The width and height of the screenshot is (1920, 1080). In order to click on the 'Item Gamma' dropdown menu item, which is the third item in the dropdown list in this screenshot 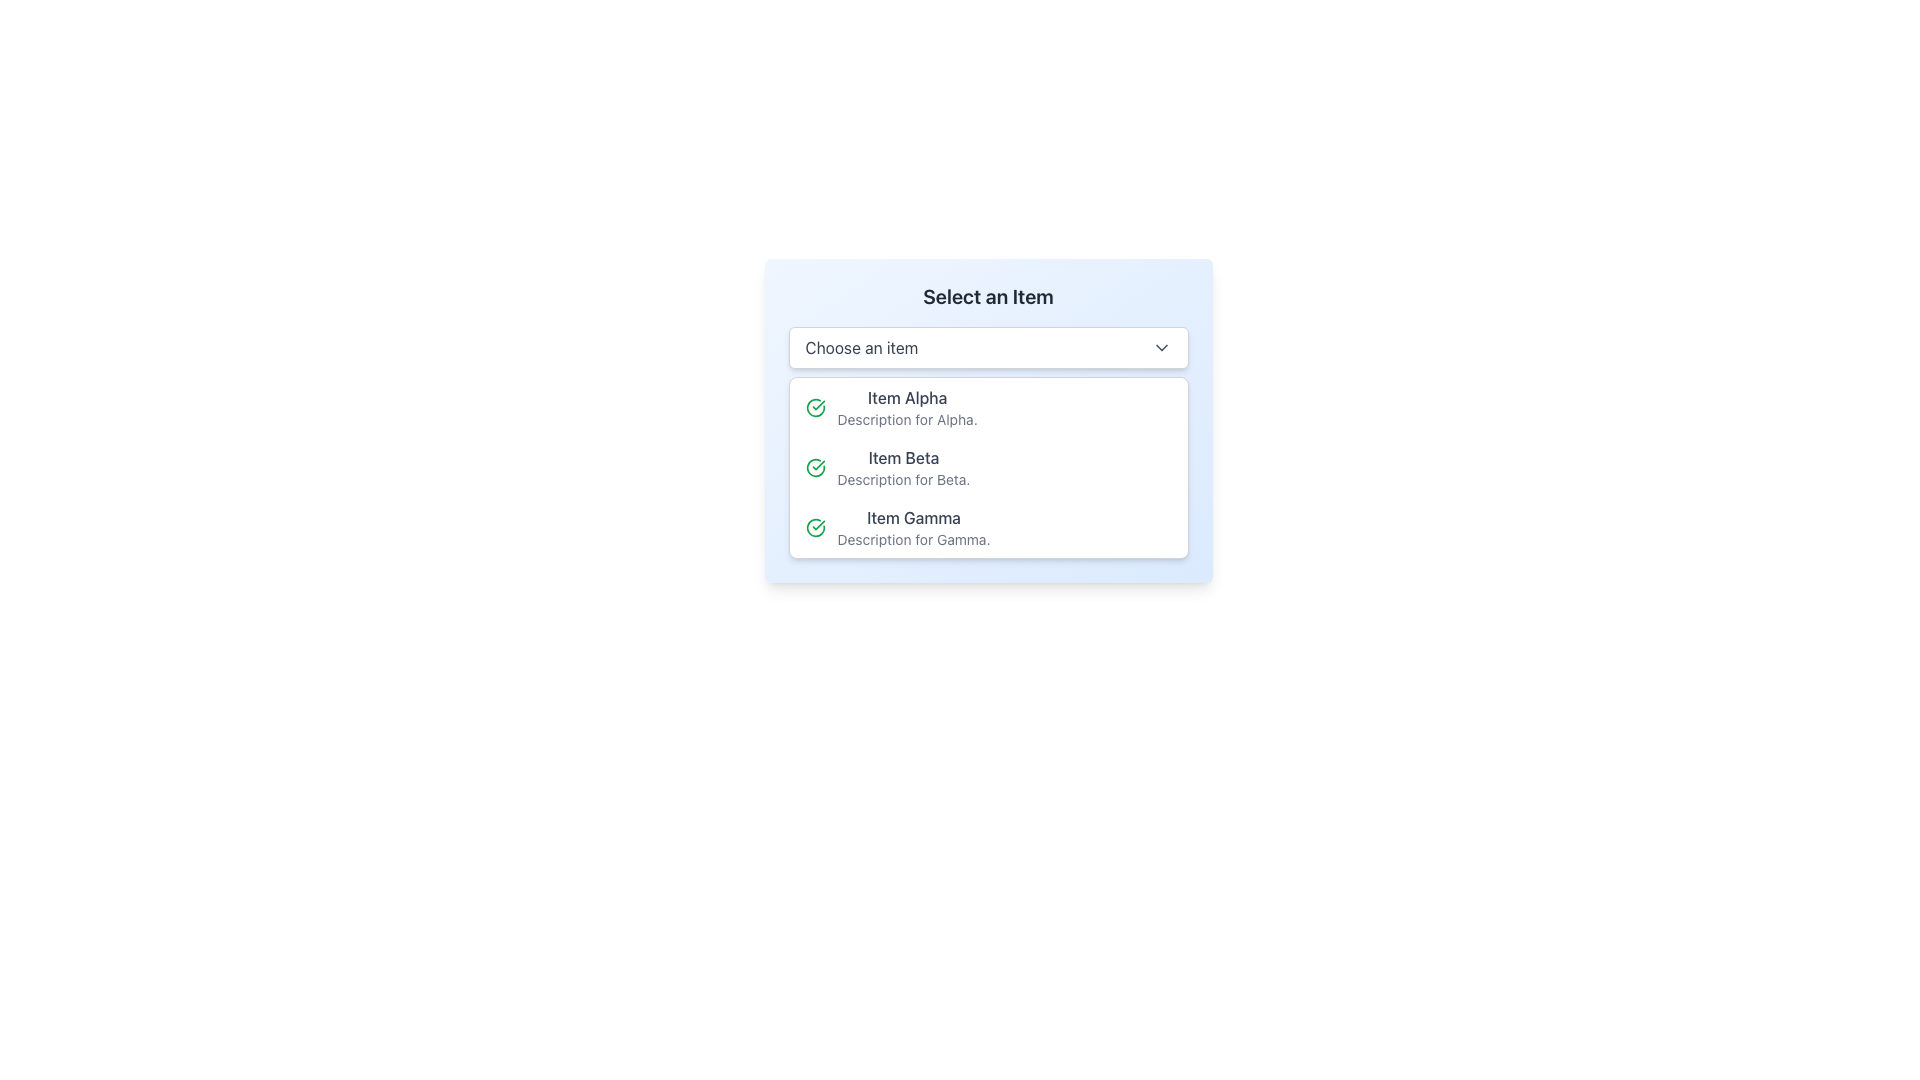, I will do `click(912, 527)`.